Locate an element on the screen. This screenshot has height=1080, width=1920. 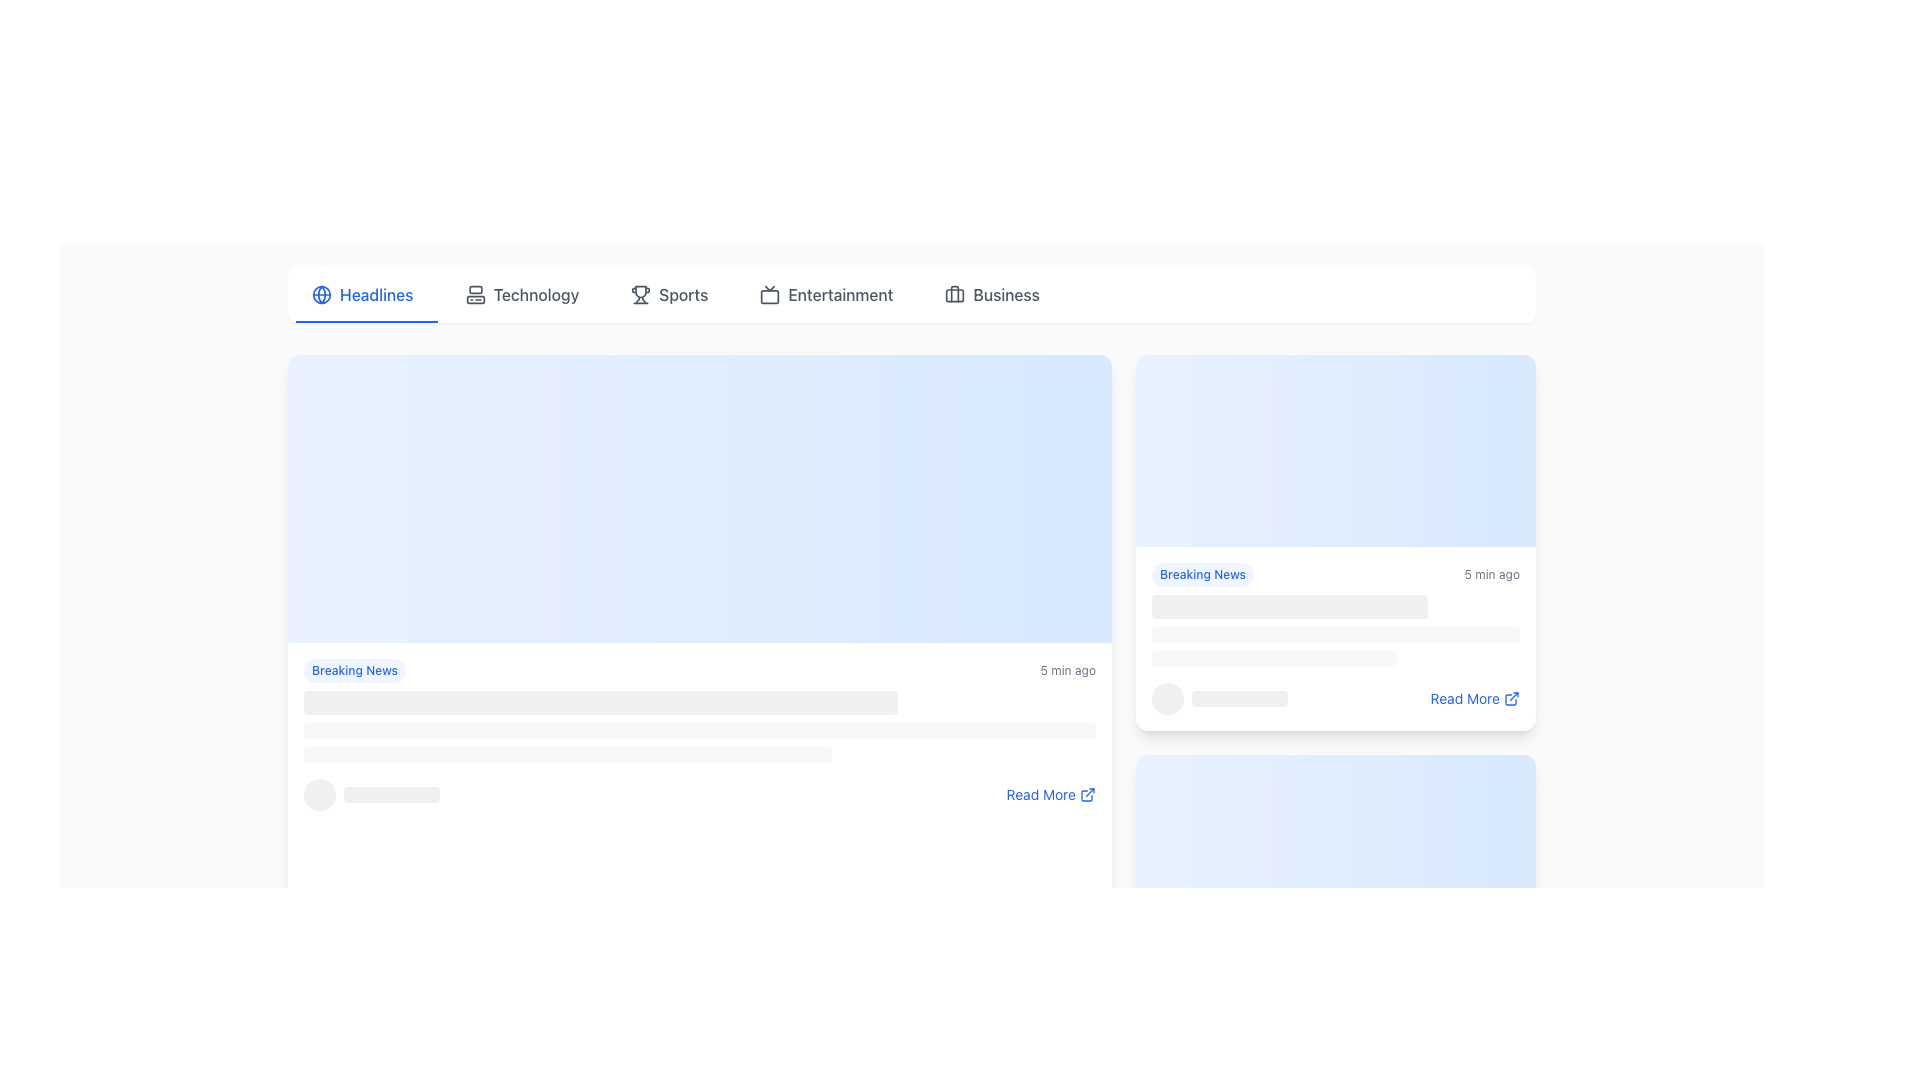
the 'Technology' navigation button located in the top navigation bar, positioned between 'Headlines' and 'Sports' is located at coordinates (522, 294).